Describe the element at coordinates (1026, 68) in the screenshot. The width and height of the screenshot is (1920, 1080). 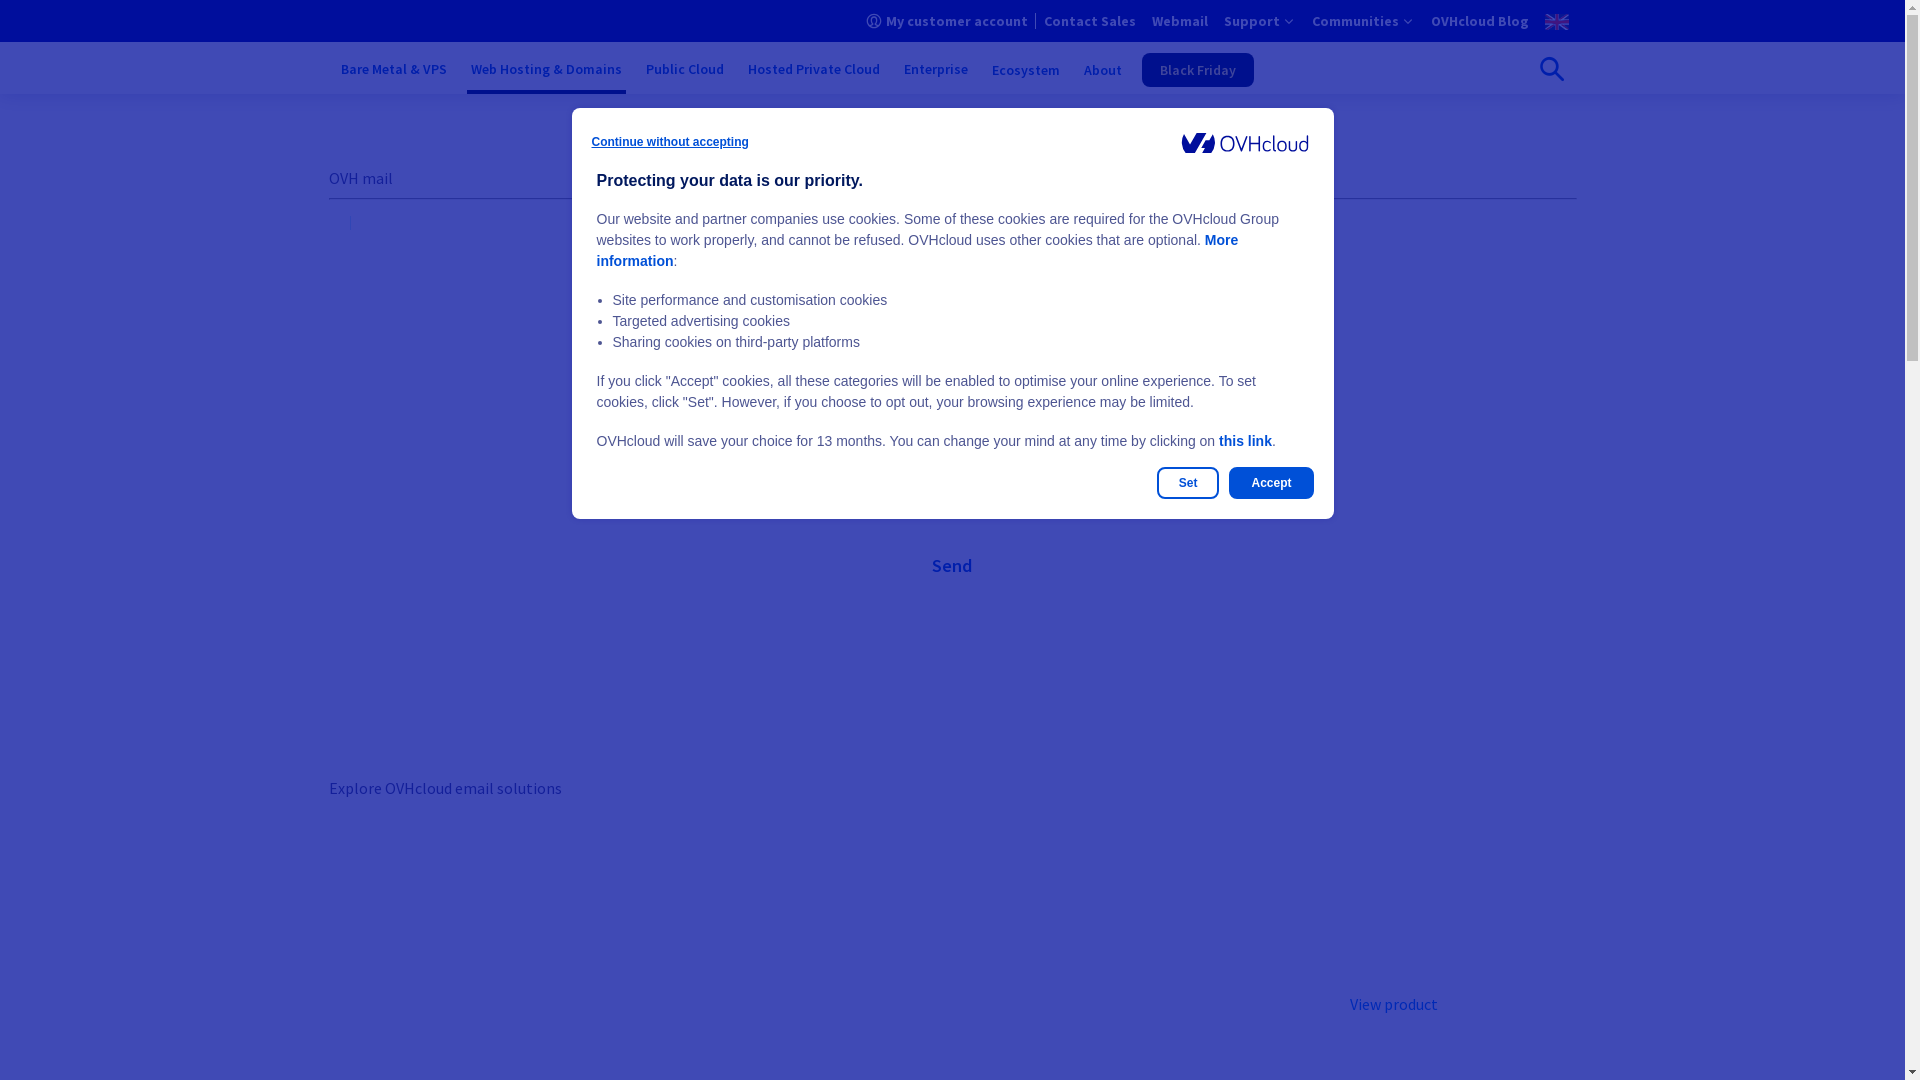
I see `'Ecosystem'` at that location.